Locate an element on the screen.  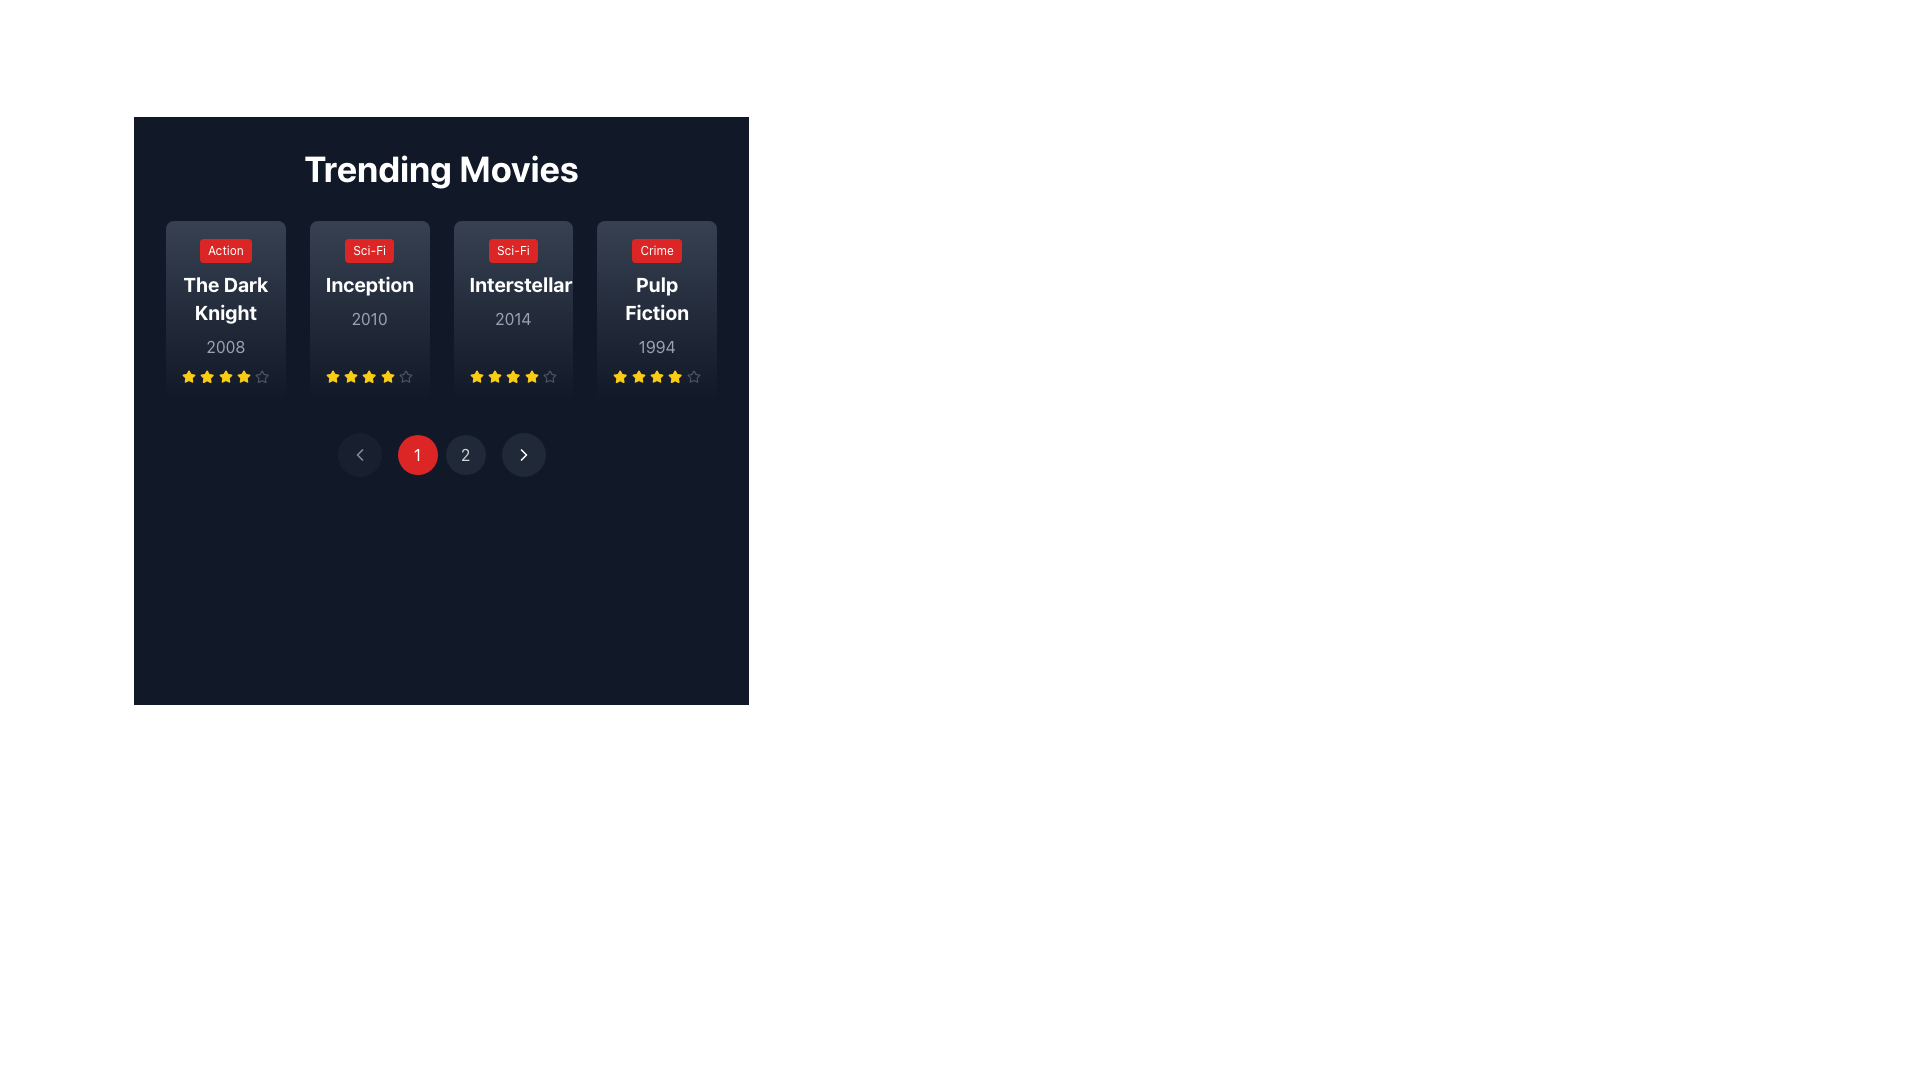
the 'Interstellar' movie list item in the 'Trending Movies' section is located at coordinates (513, 284).